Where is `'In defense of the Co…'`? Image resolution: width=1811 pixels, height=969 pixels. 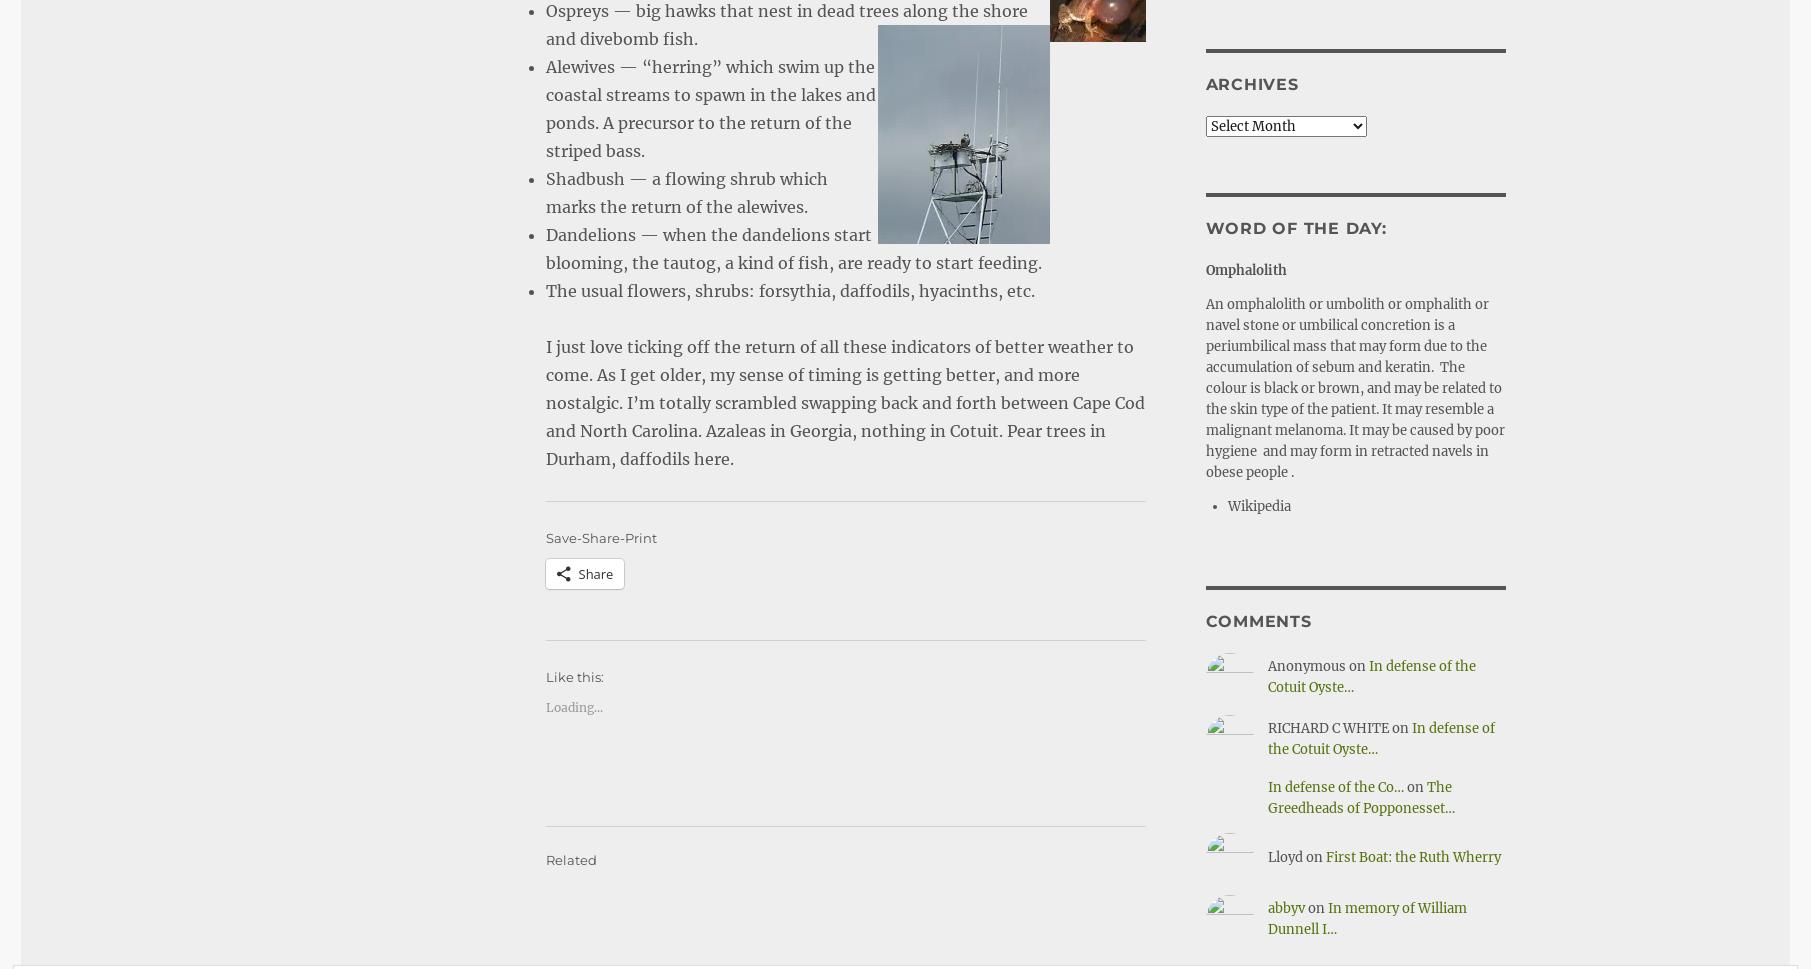
'In defense of the Co…' is located at coordinates (1266, 786).